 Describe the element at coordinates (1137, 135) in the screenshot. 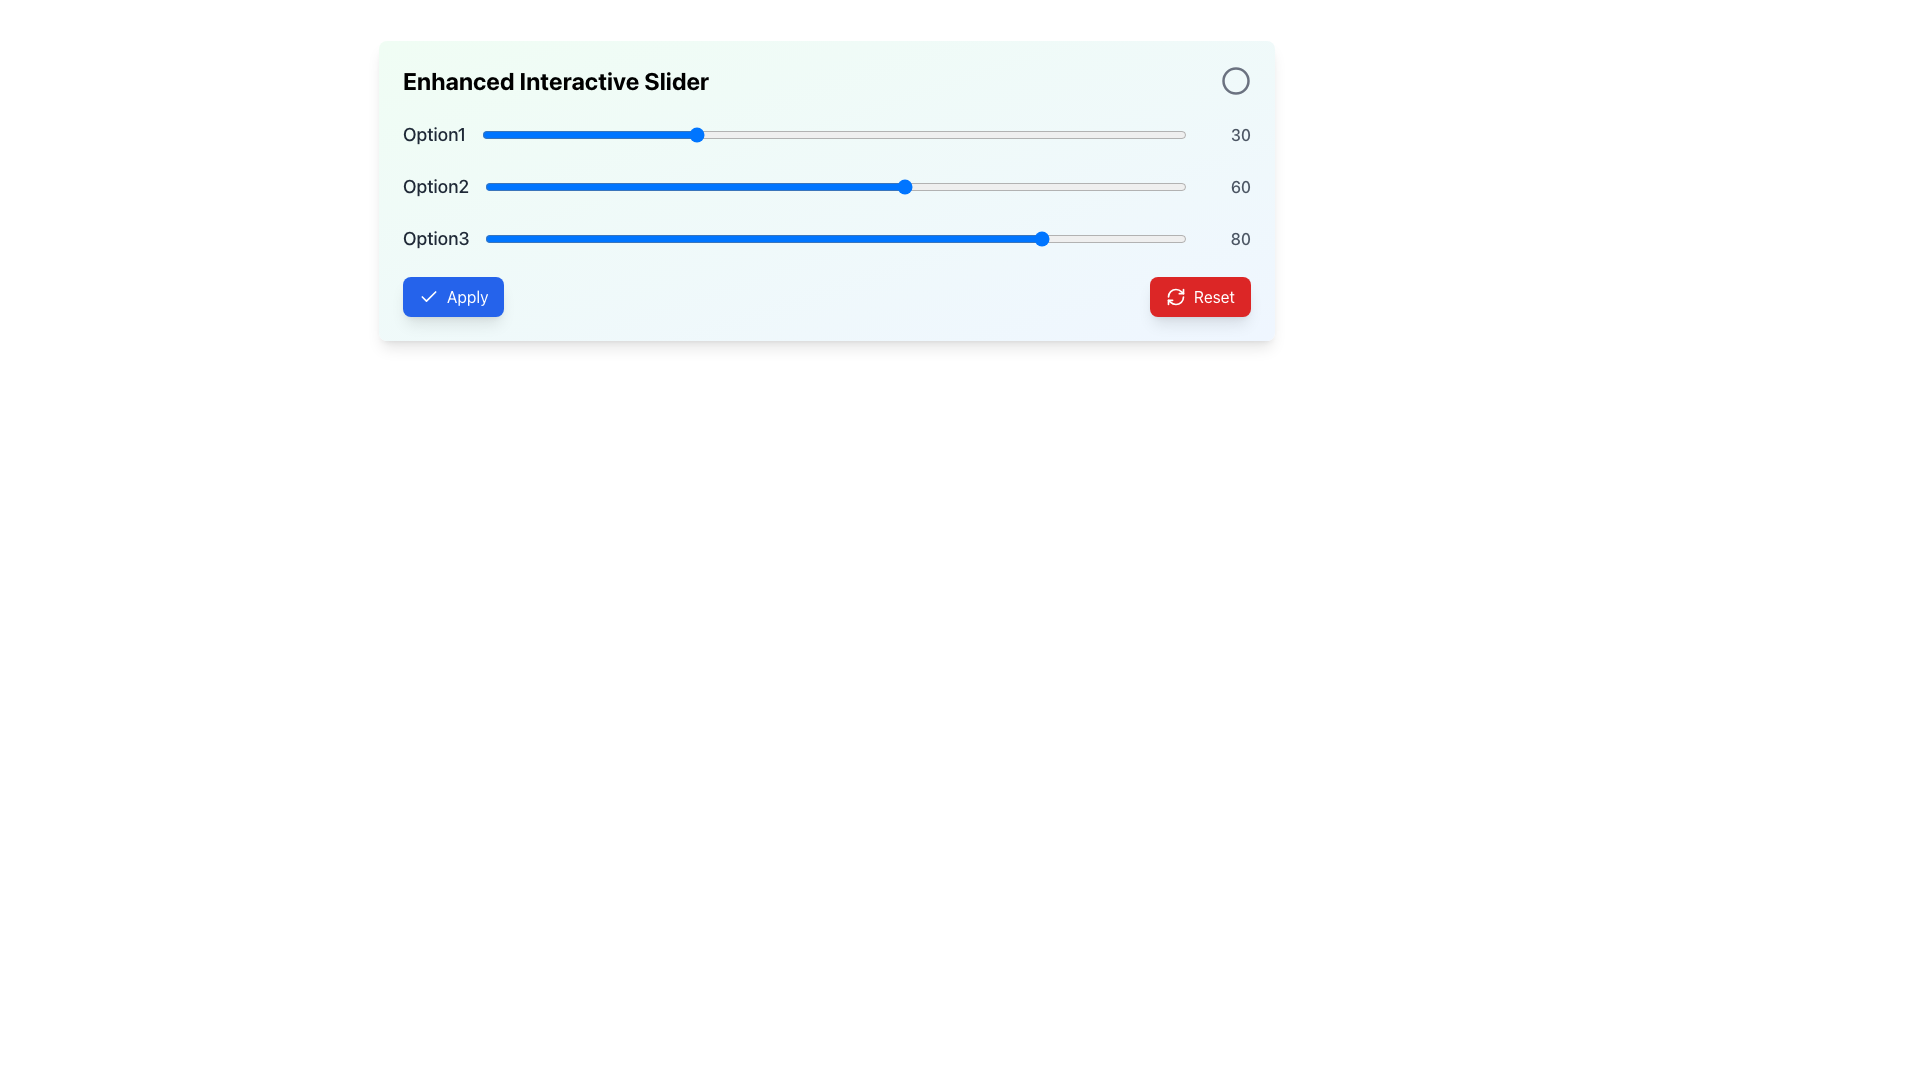

I see `the slider` at that location.